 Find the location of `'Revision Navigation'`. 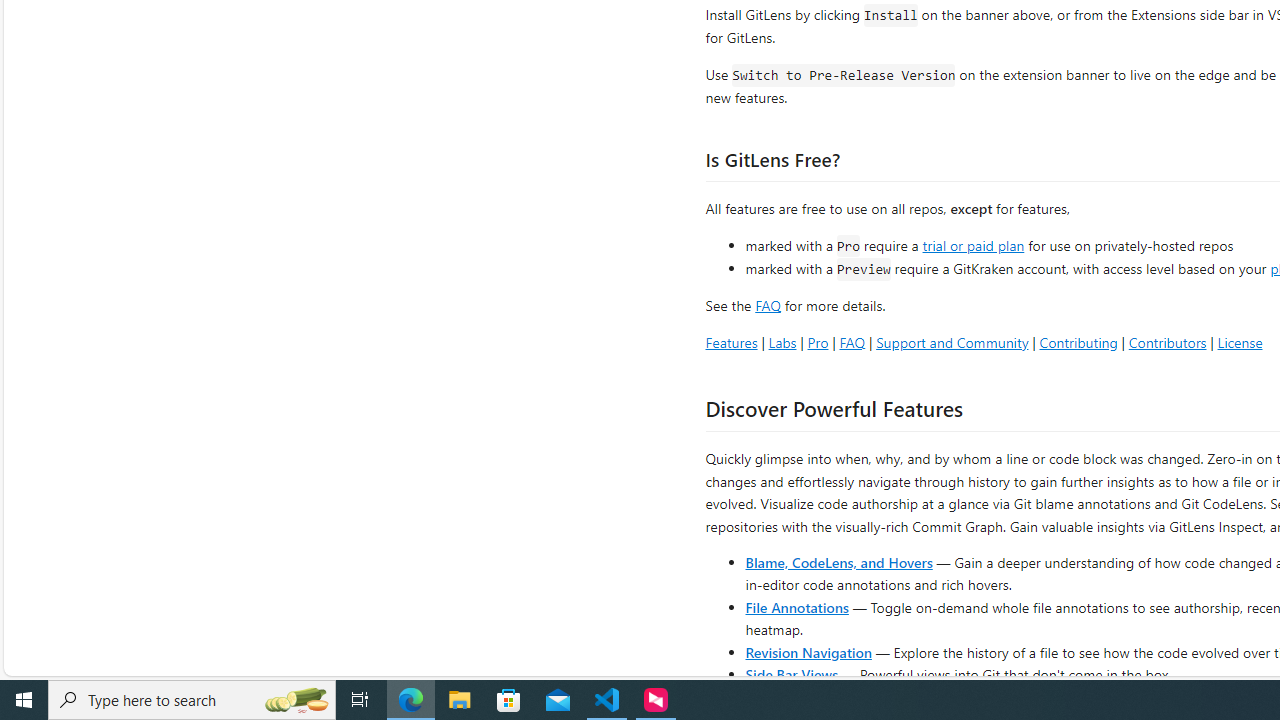

'Revision Navigation' is located at coordinates (808, 651).